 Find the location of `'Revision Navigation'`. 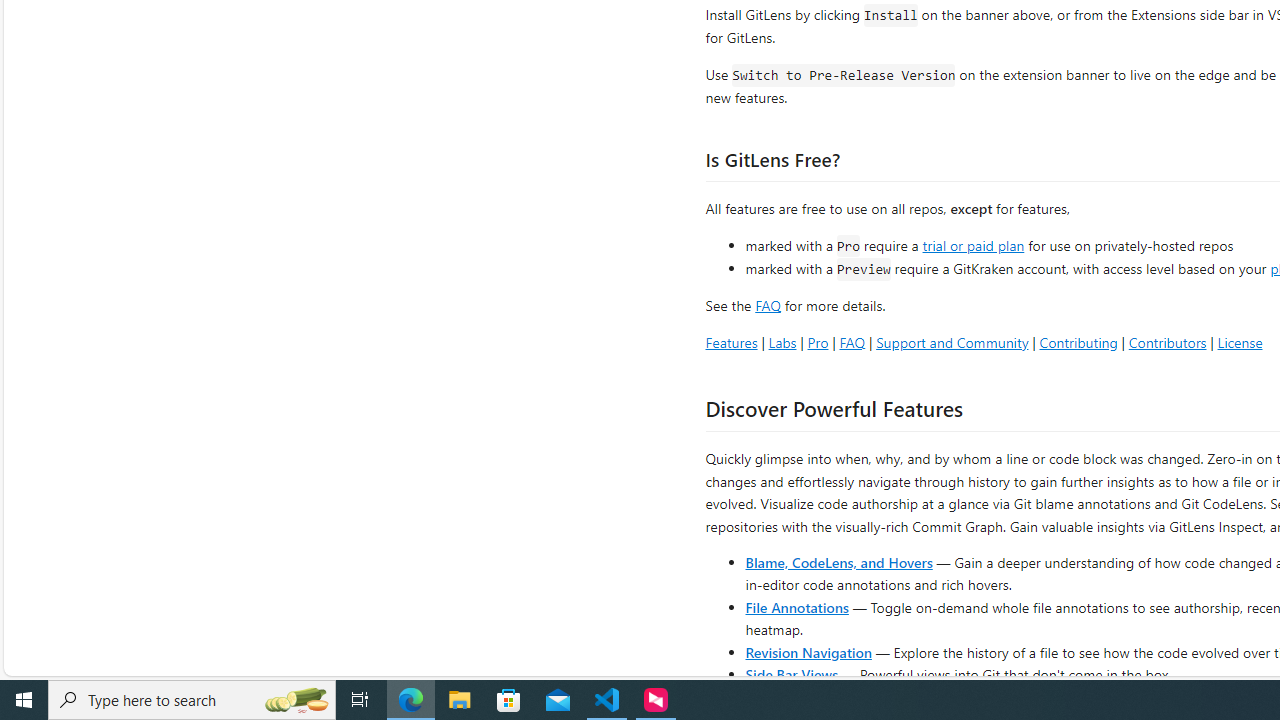

'Revision Navigation' is located at coordinates (808, 651).